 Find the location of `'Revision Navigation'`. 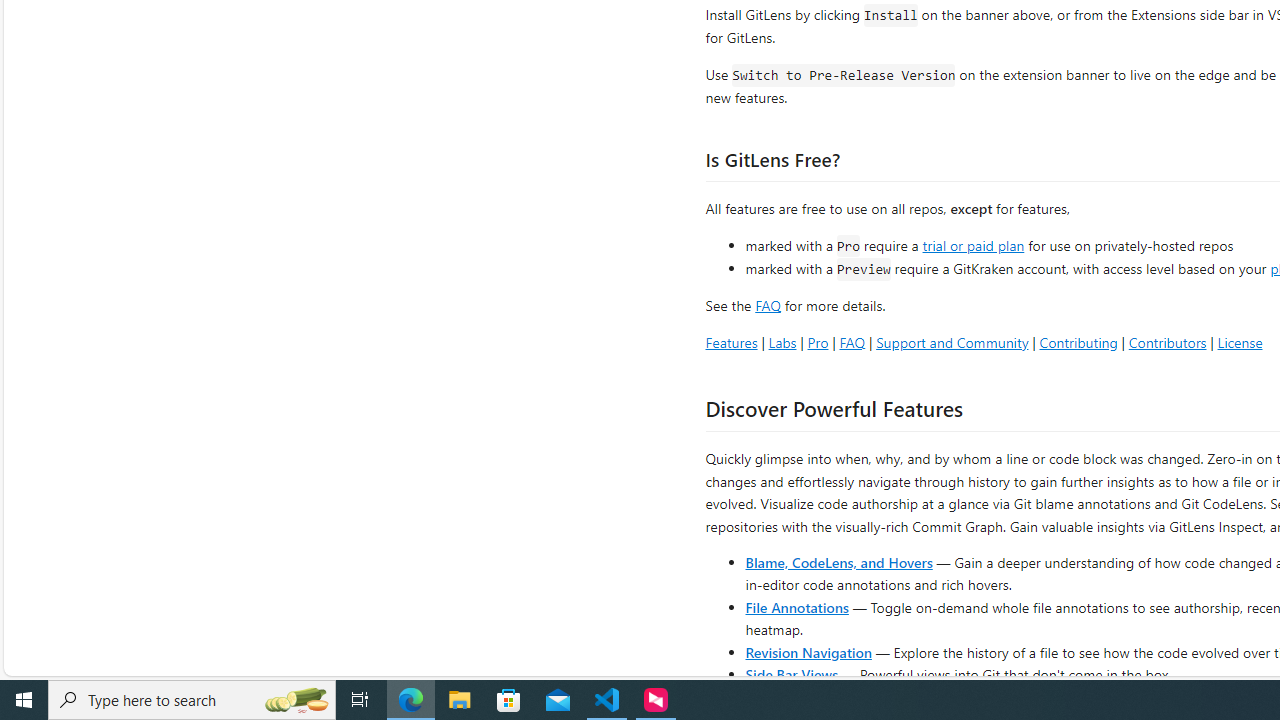

'Revision Navigation' is located at coordinates (808, 651).